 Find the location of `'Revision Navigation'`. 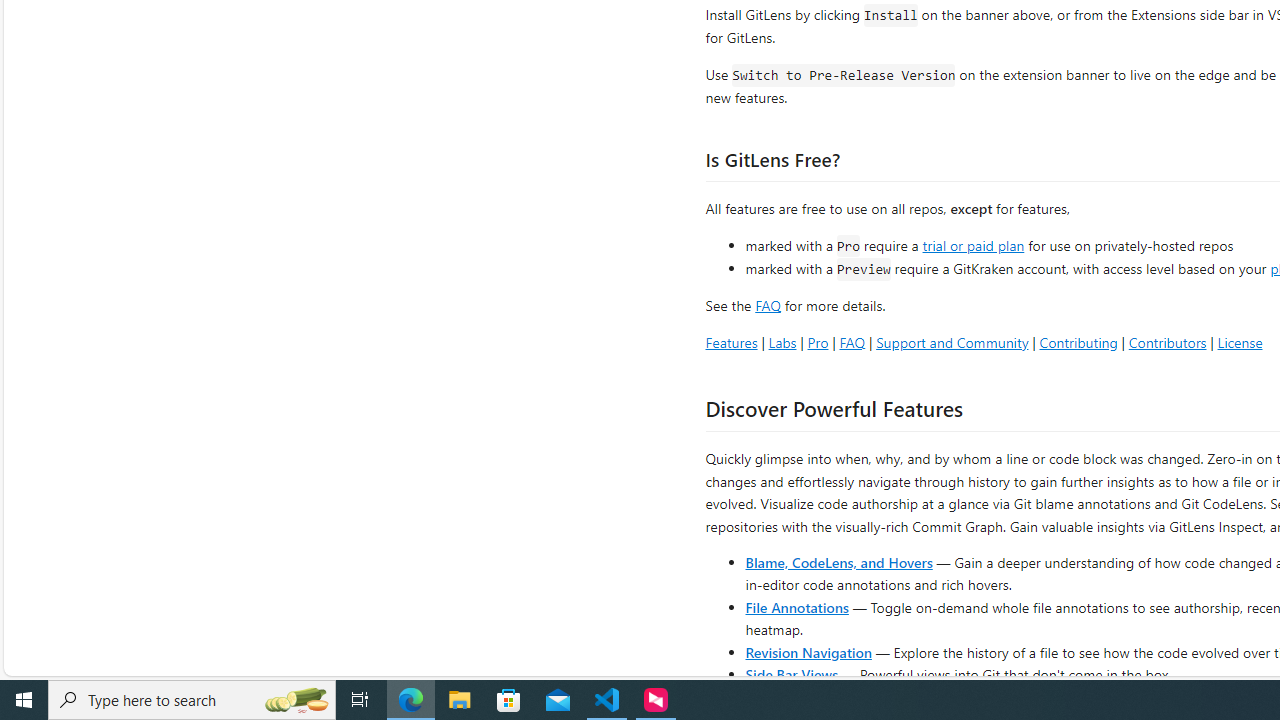

'Revision Navigation' is located at coordinates (808, 651).